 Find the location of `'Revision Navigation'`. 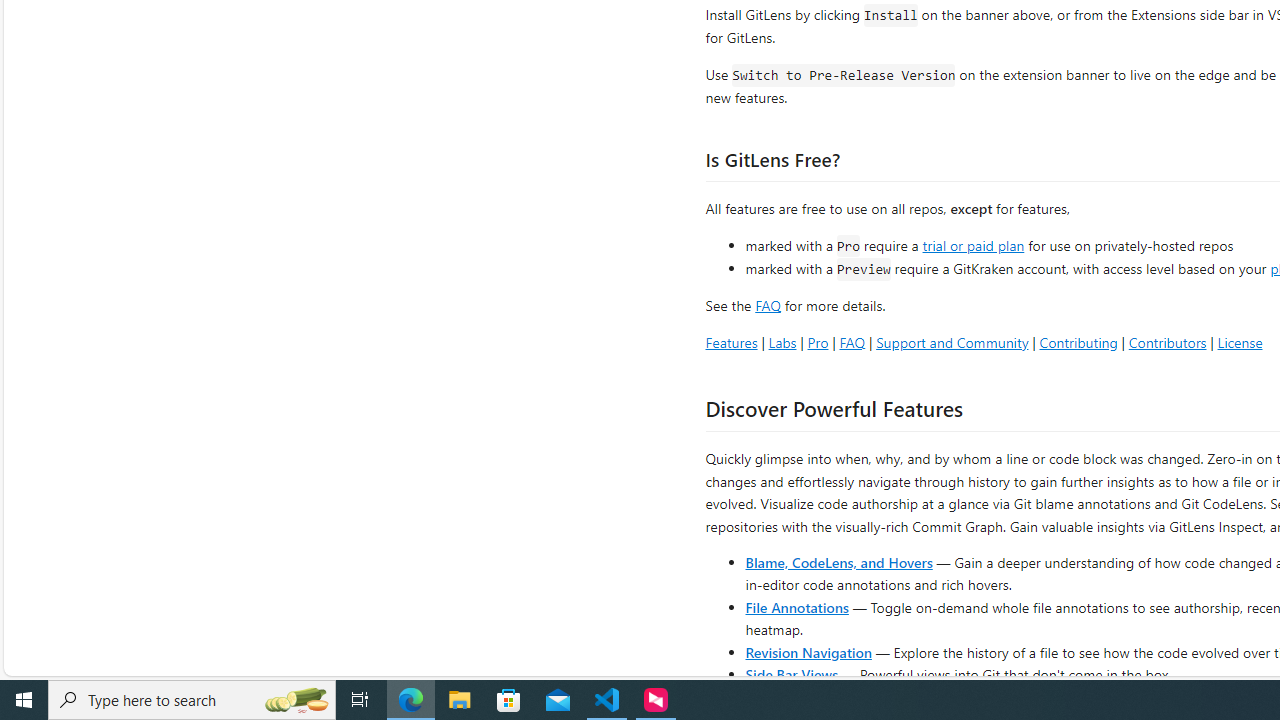

'Revision Navigation' is located at coordinates (808, 651).